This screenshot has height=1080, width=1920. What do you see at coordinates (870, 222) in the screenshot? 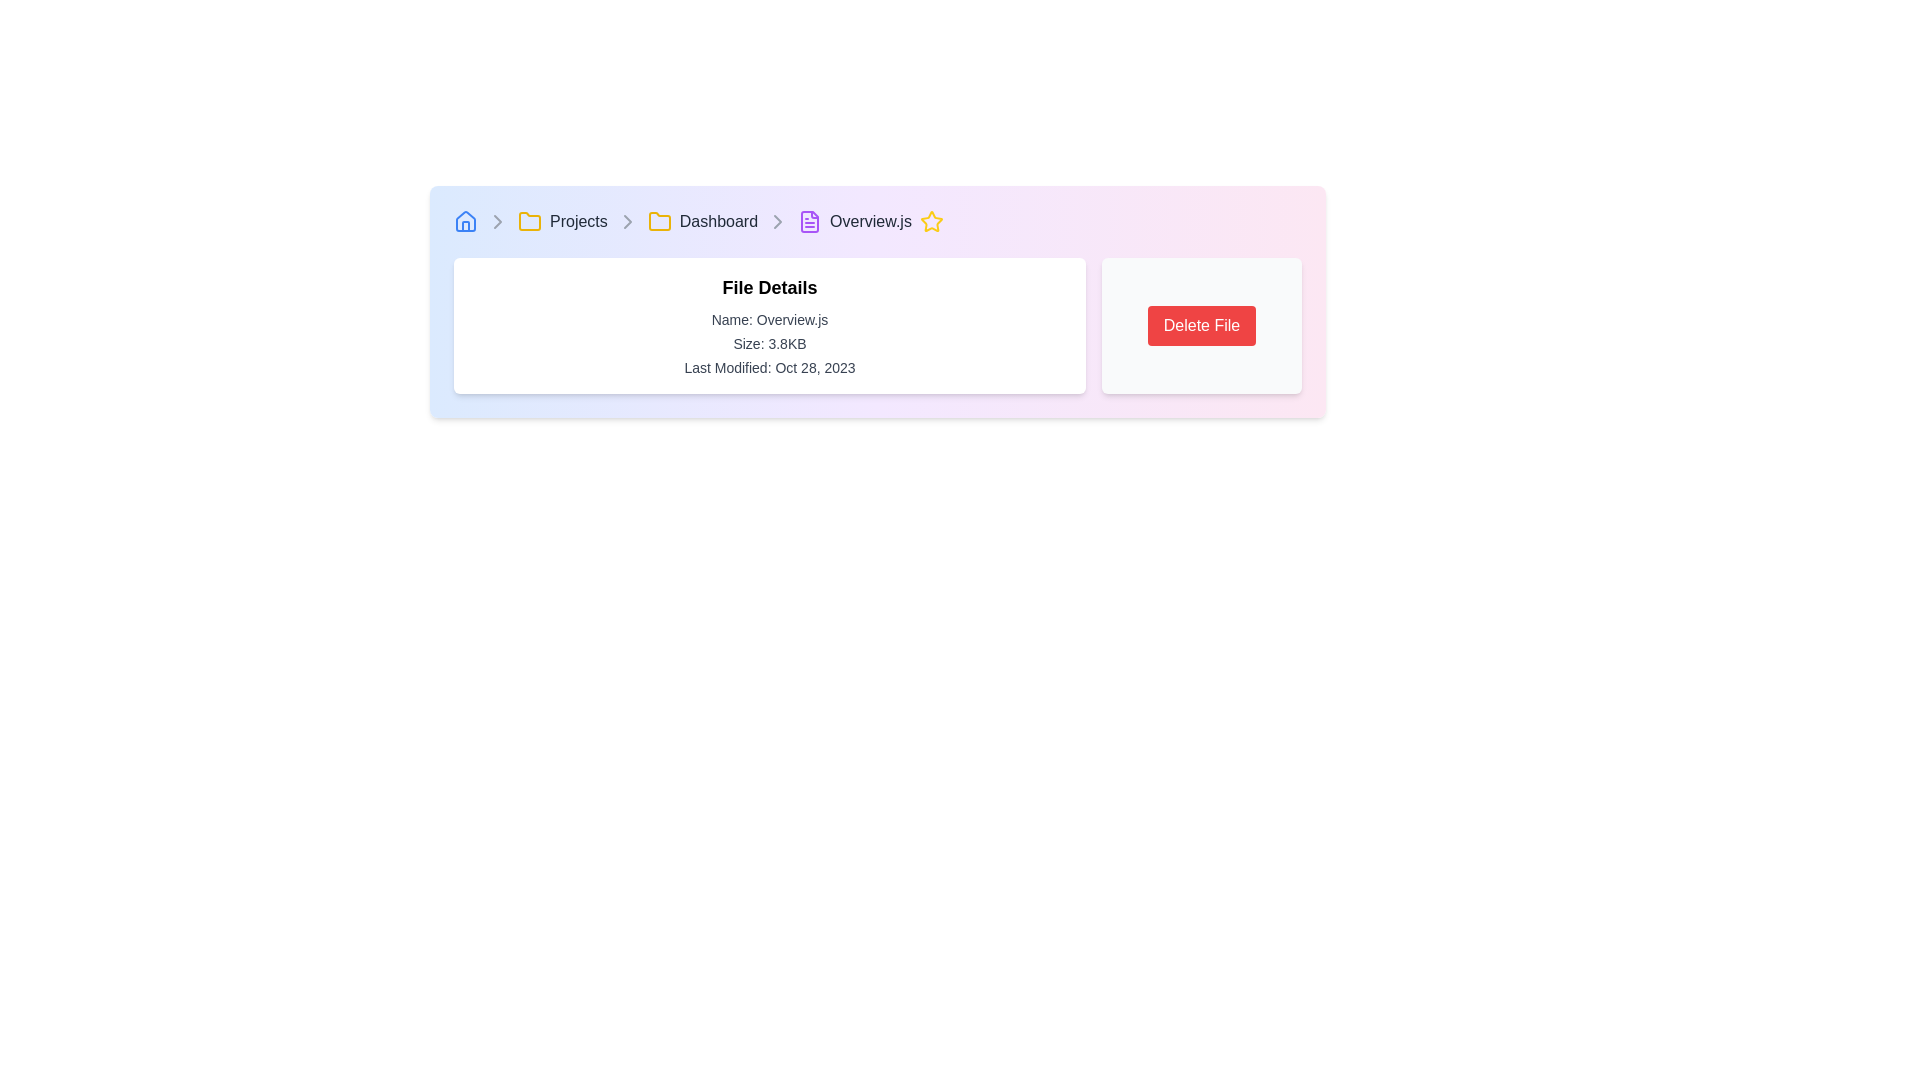
I see `the 'Overview.js' text label in the breadcrumb navigation to highlight or focus it` at bounding box center [870, 222].